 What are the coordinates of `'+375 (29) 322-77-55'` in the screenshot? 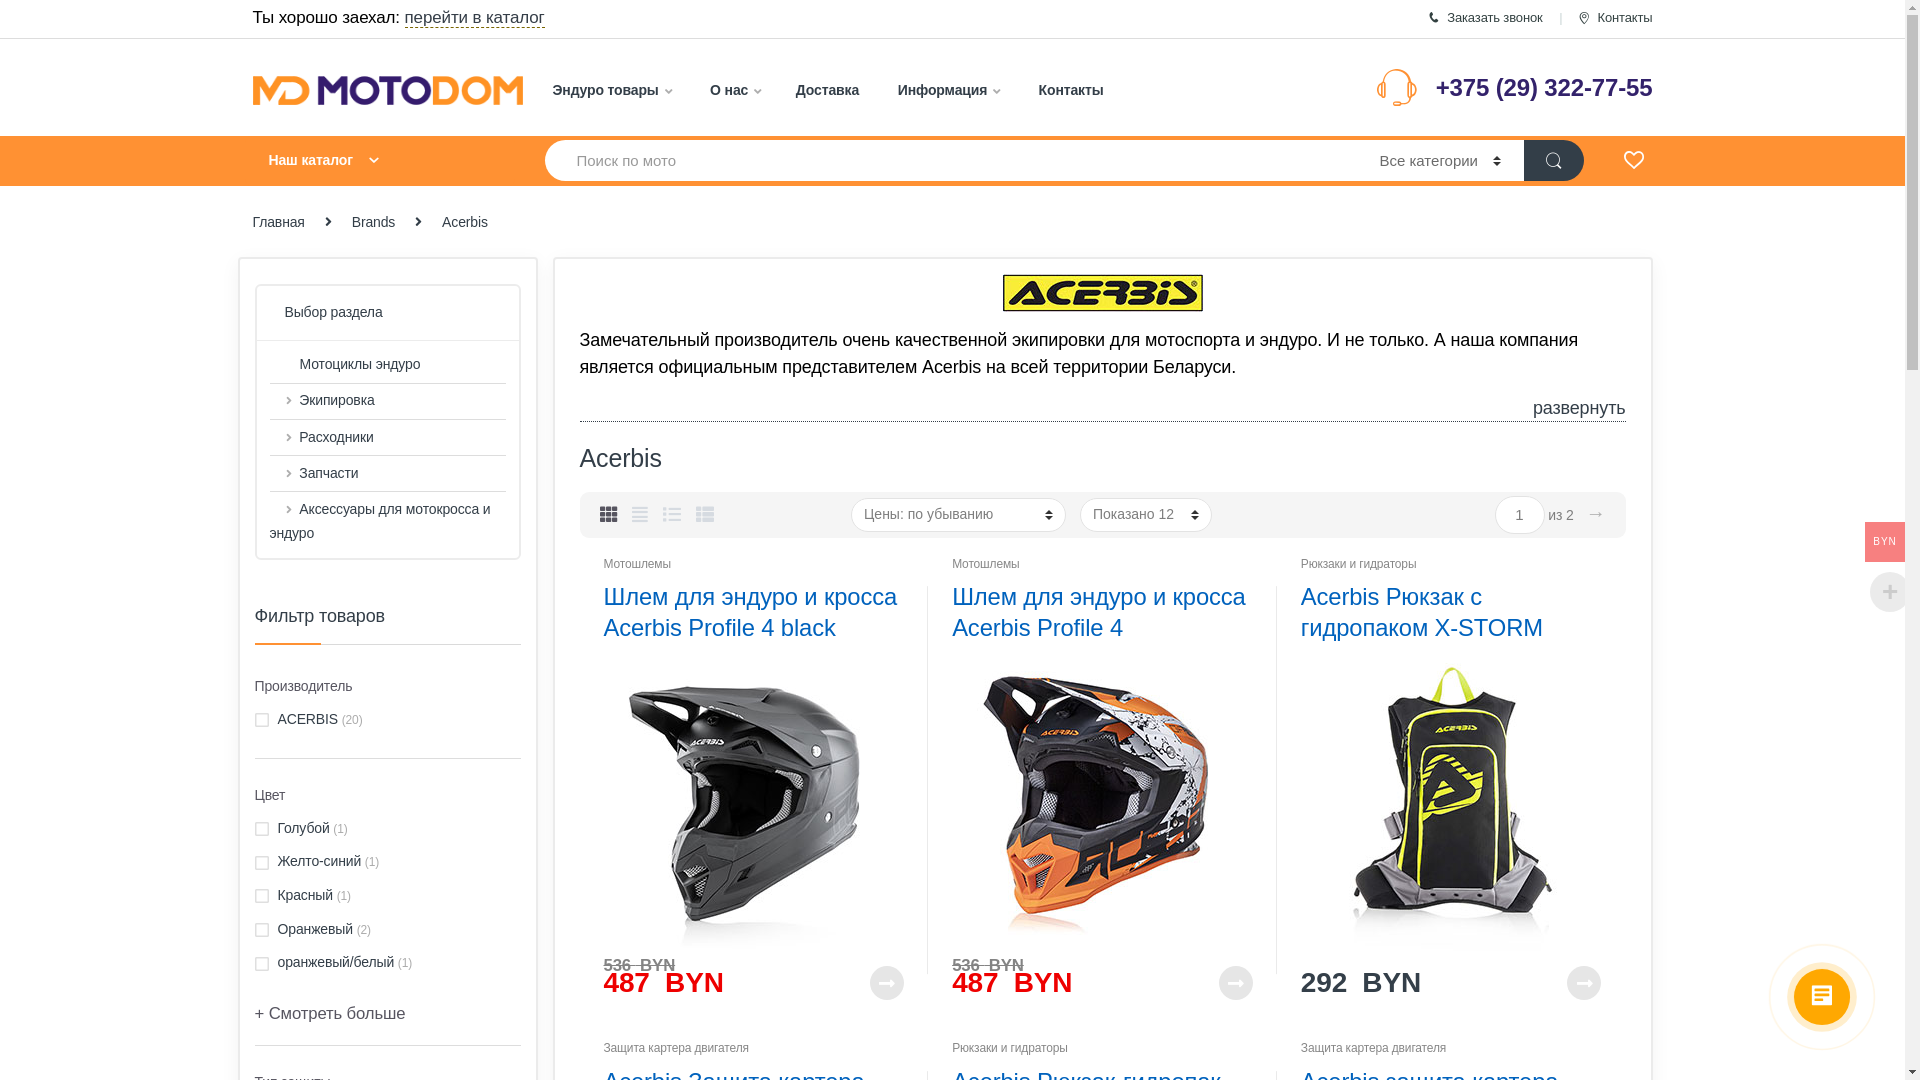 It's located at (1543, 87).